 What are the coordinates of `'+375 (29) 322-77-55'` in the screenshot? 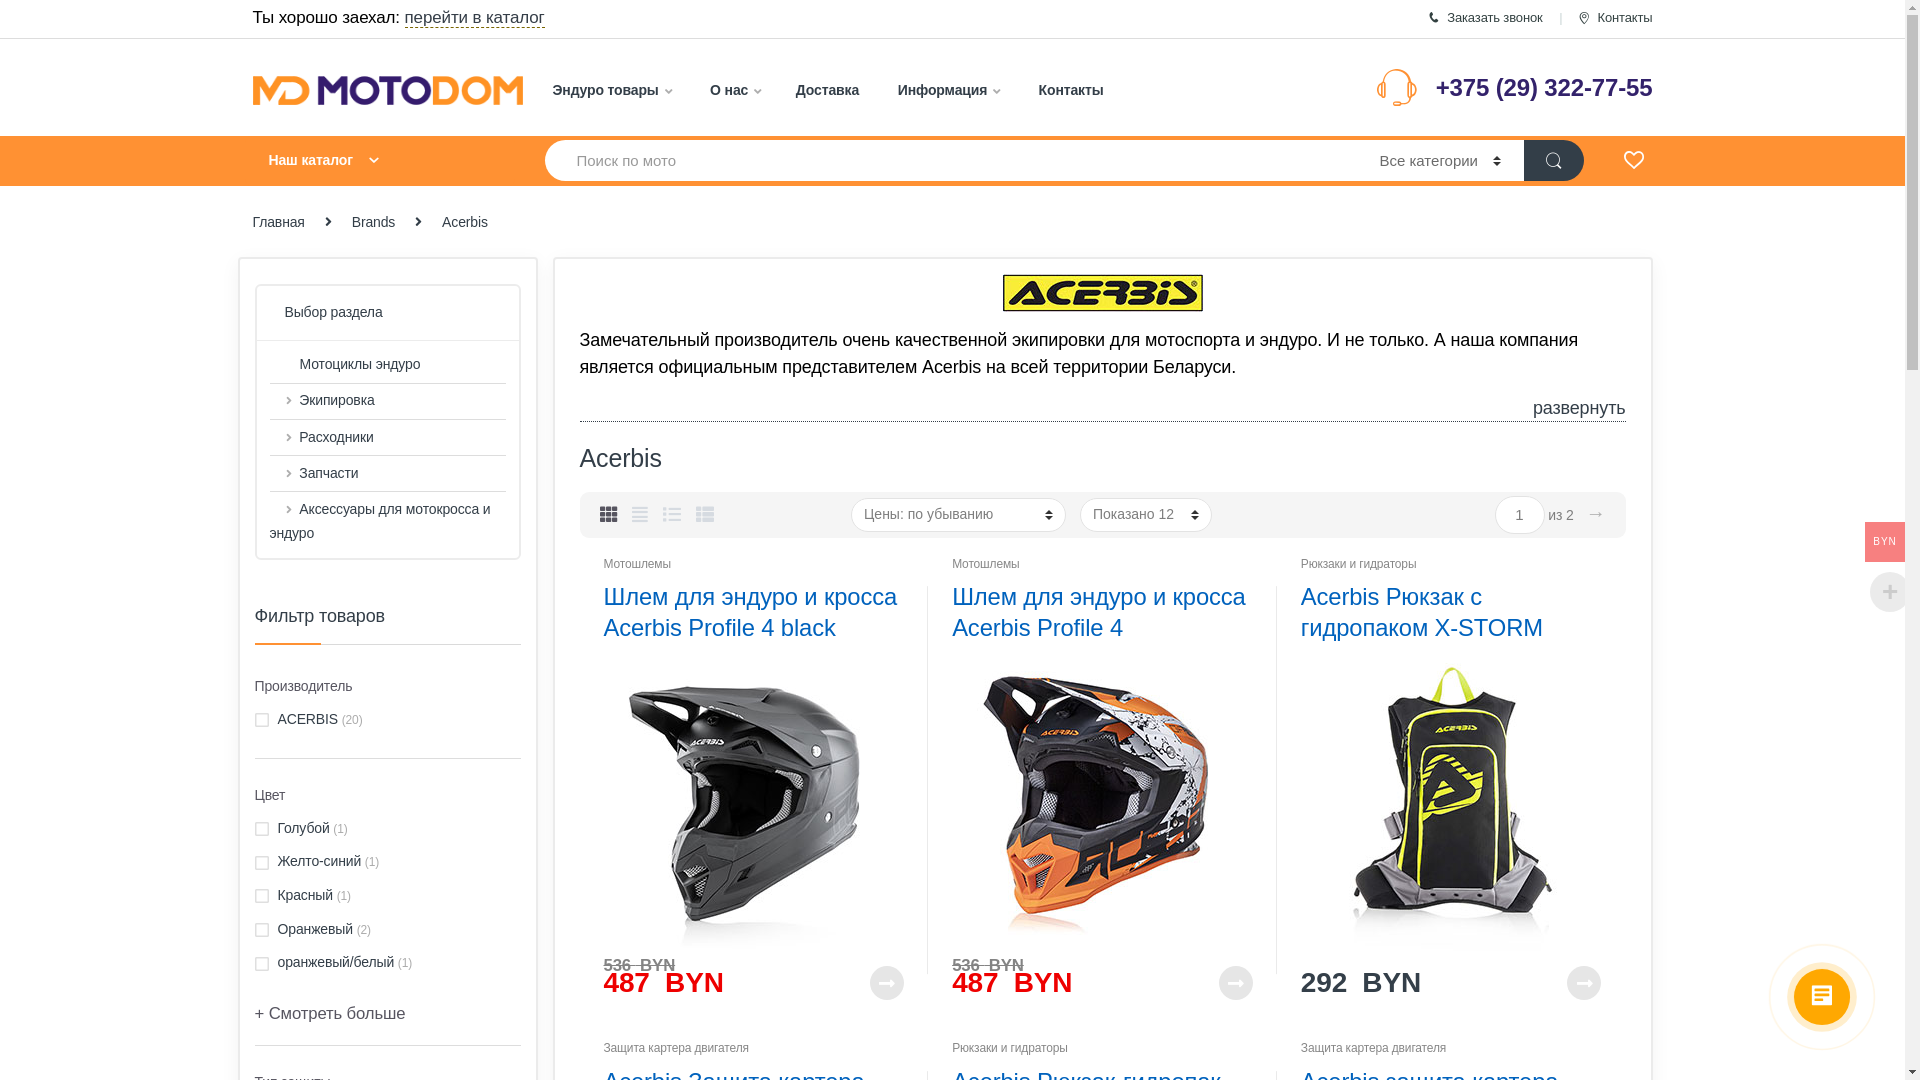 It's located at (1543, 87).